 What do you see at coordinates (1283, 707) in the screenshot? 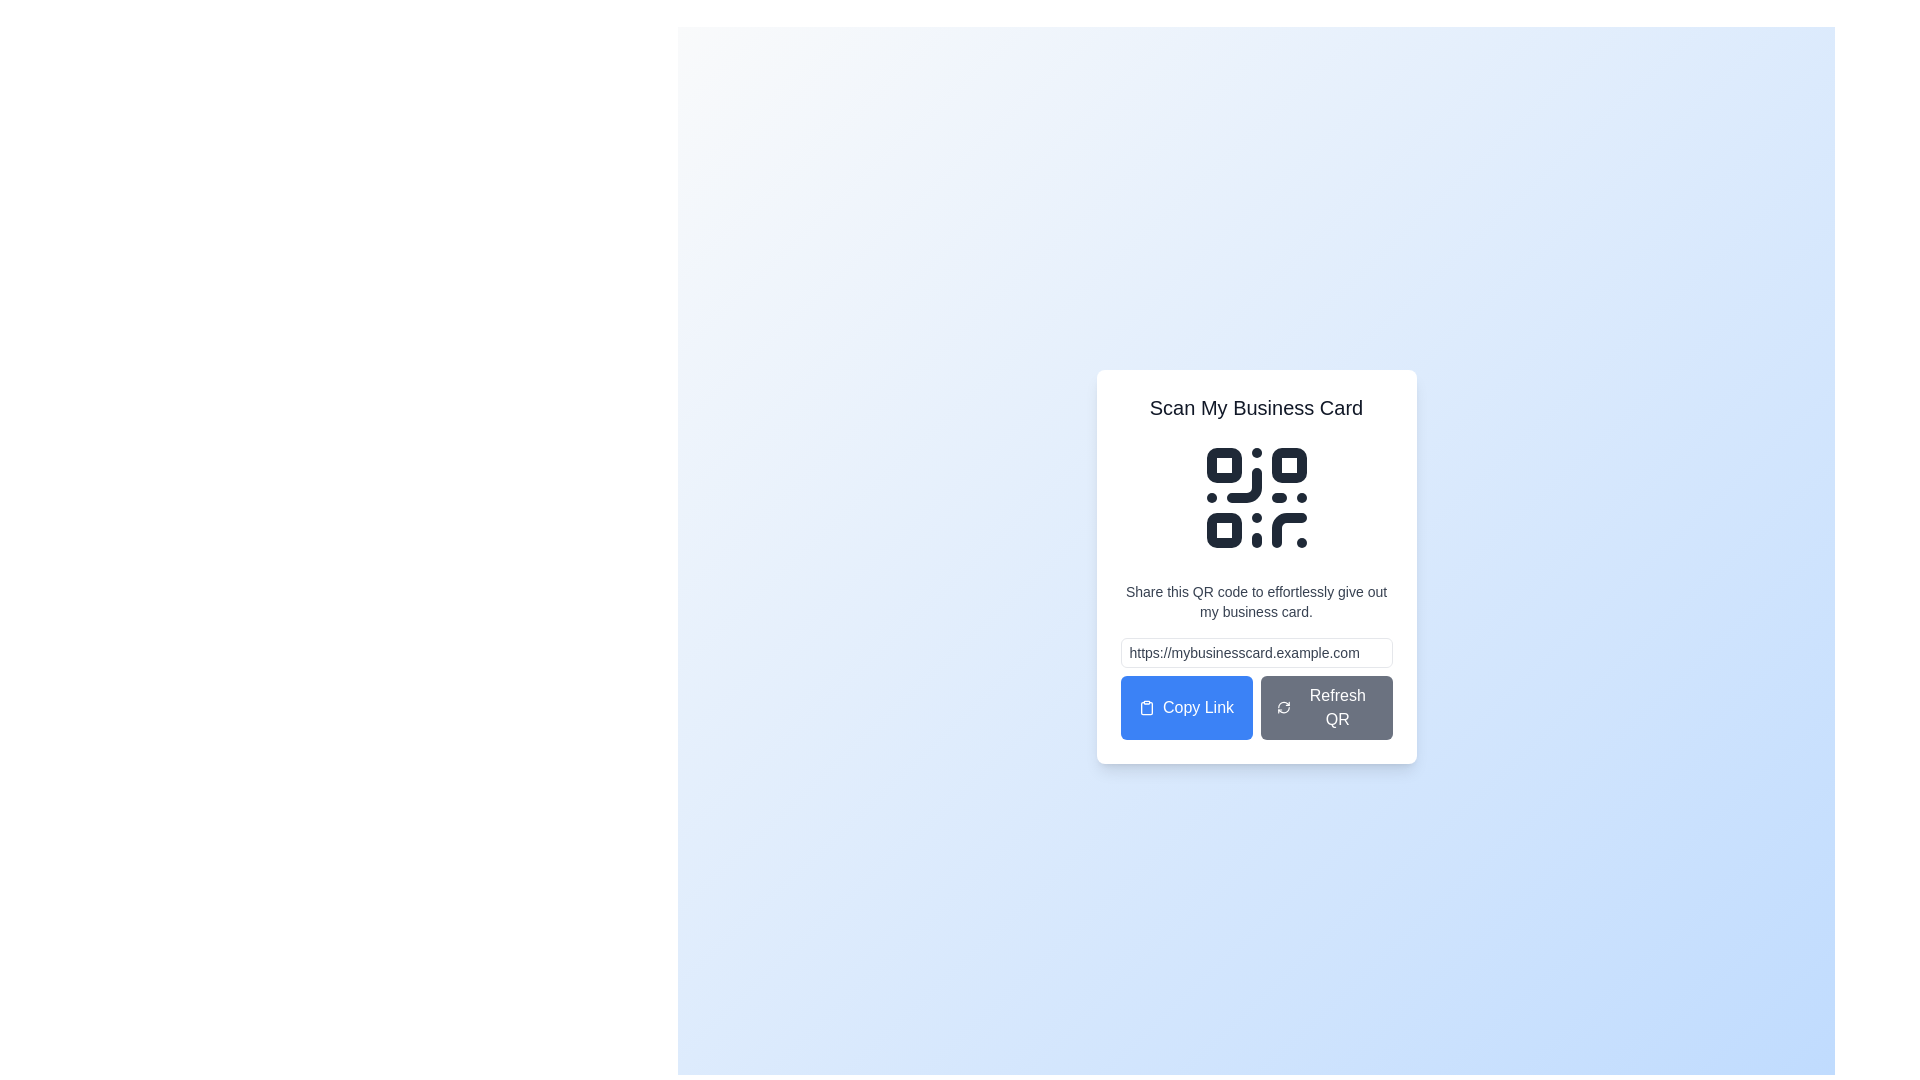
I see `the refresh icon, which is represented by two circular arrows forming a loop and is located within the 'Refresh QR' button at the bottom right of the card` at bounding box center [1283, 707].